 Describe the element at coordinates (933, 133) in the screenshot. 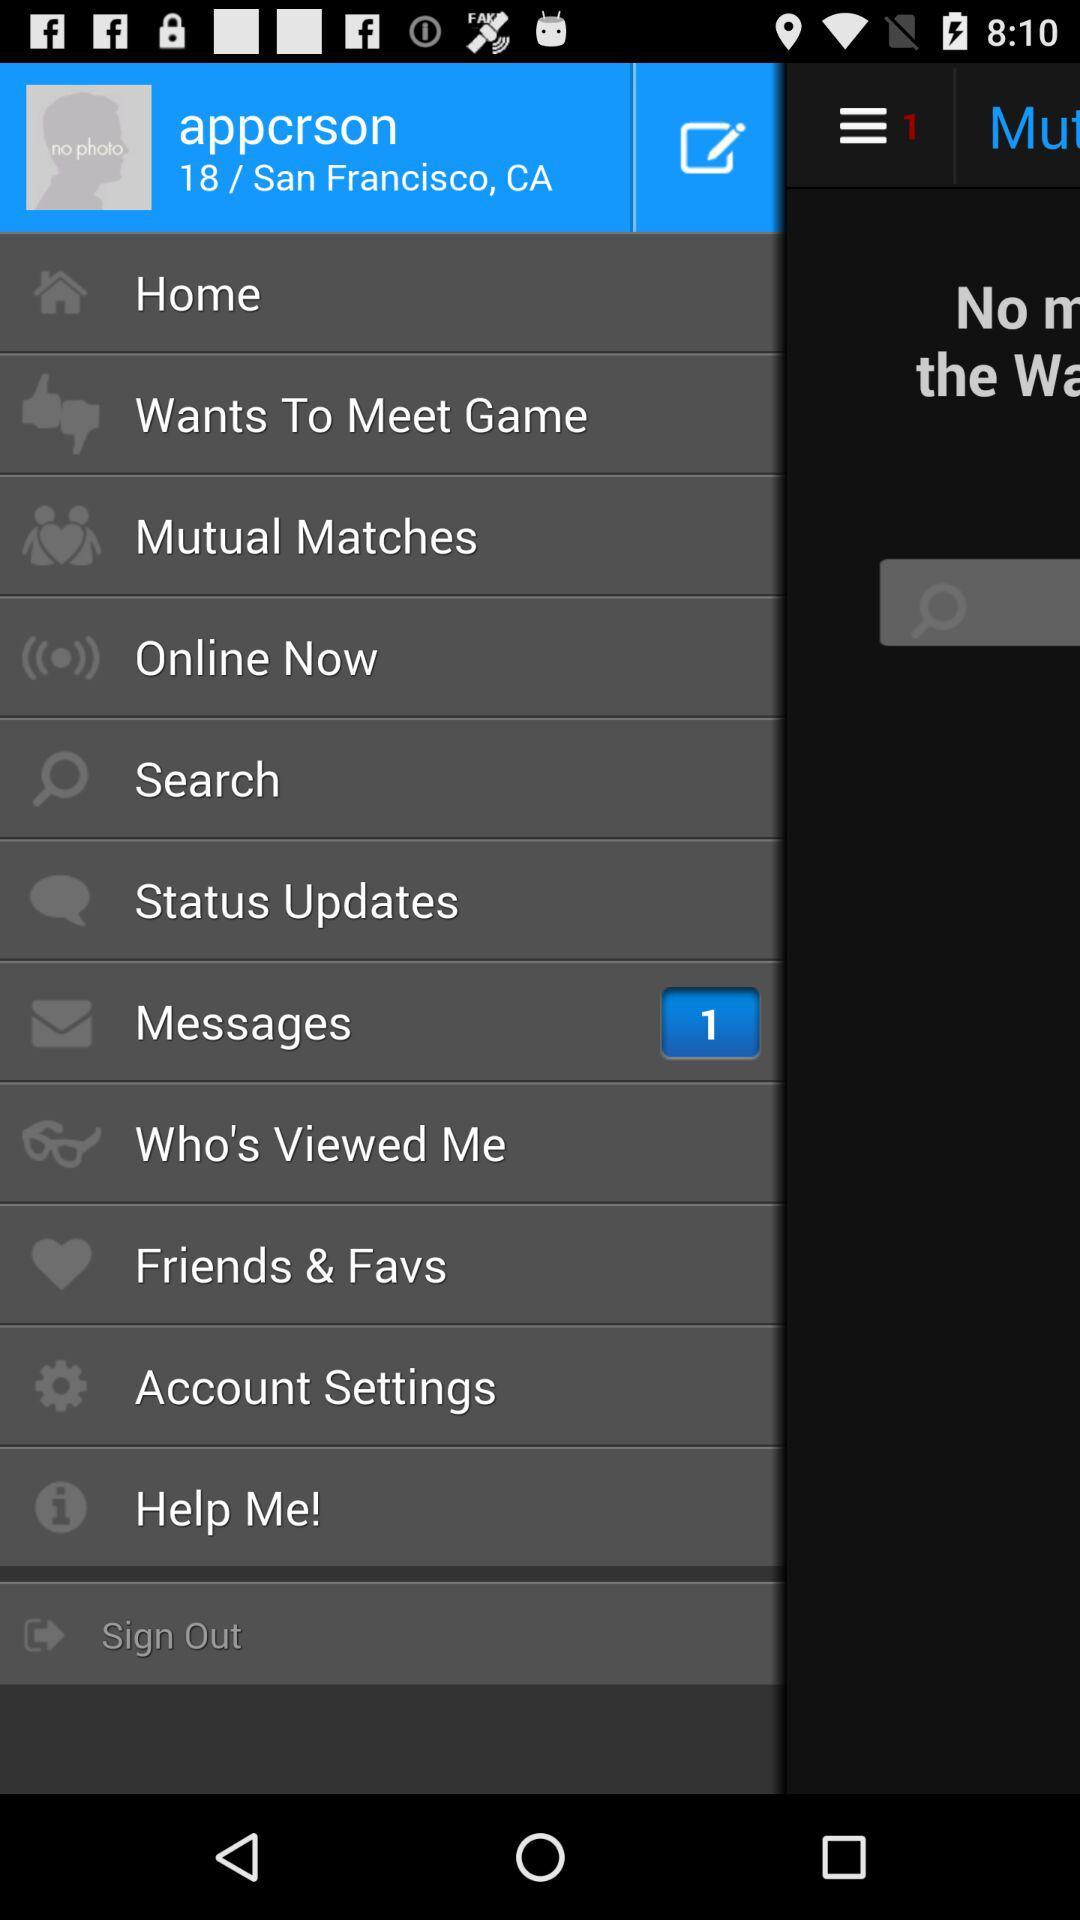

I see `the cart icon` at that location.